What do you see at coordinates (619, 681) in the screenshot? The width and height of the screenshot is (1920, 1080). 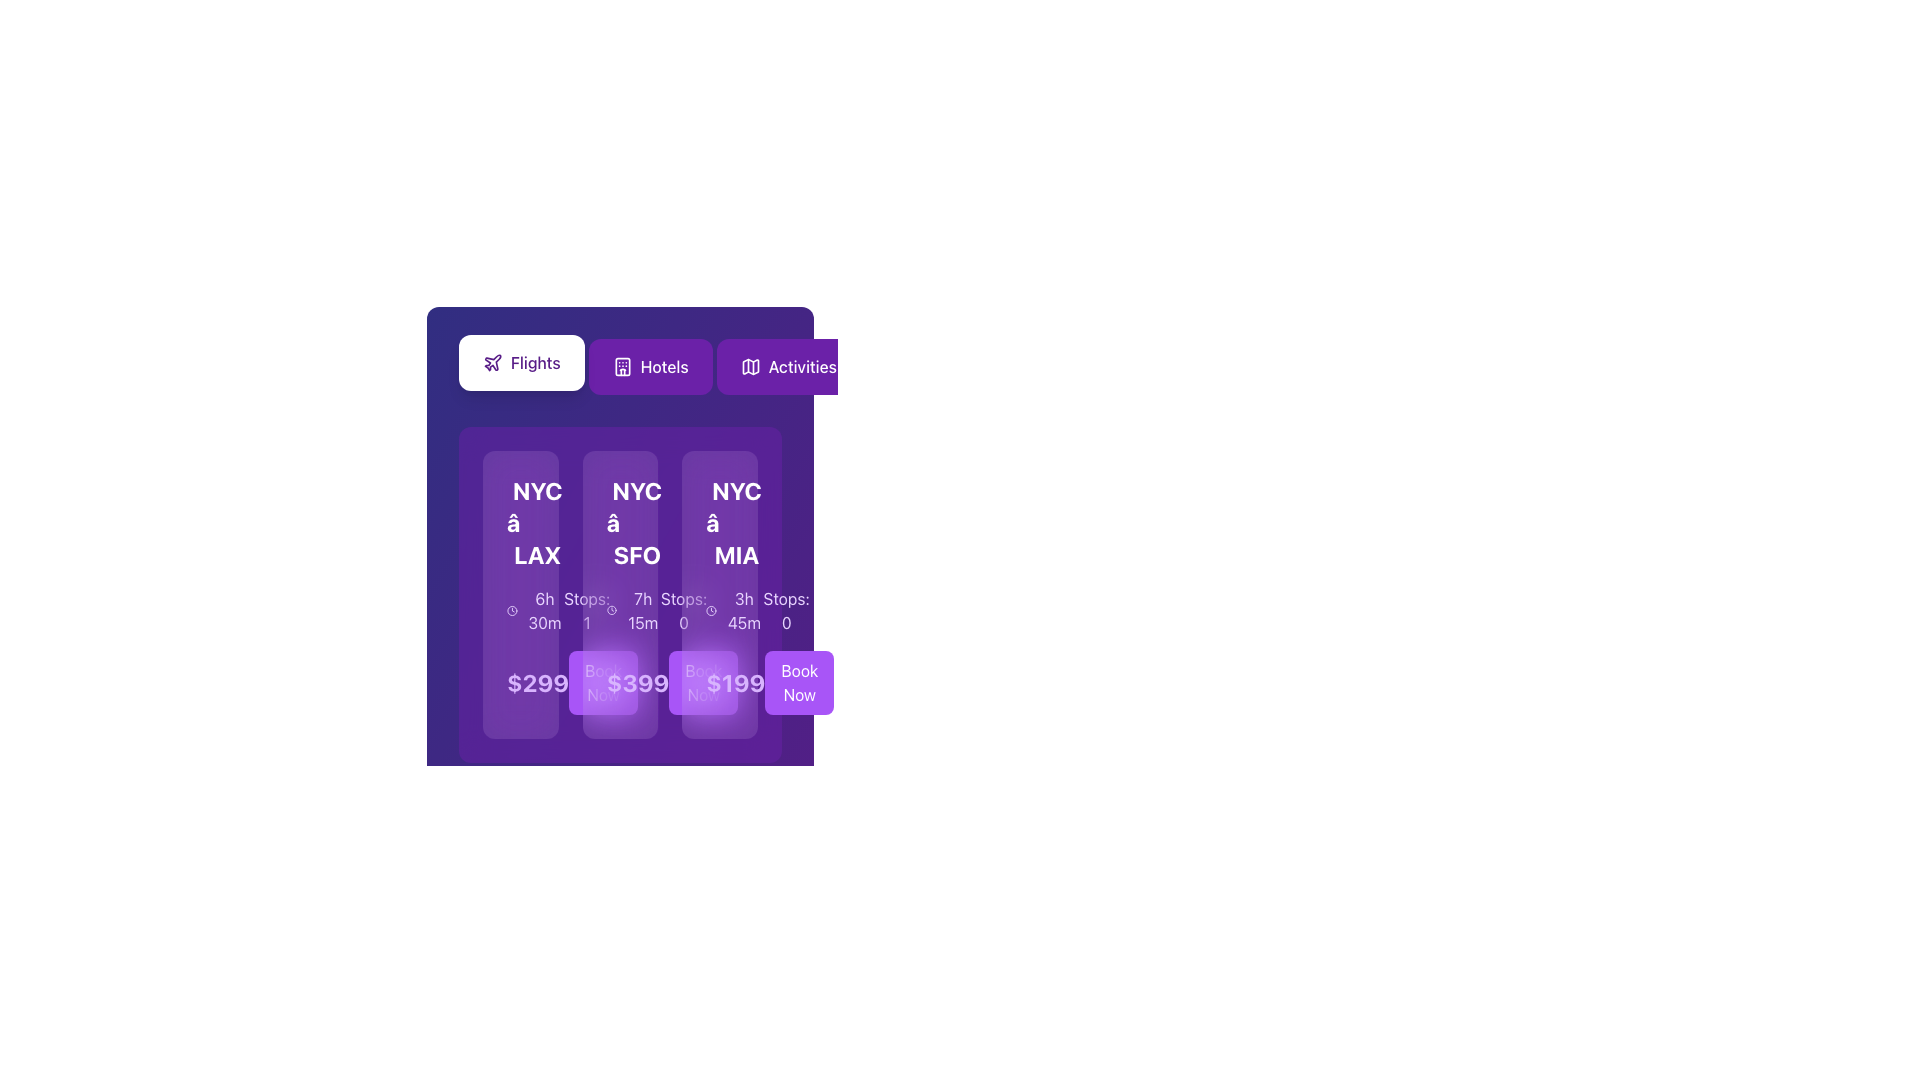 I see `the 'Book Now' button in the NYC to SFO flight card, which is a rectangular button with white text on a purple background, located below the large, bold text stating '$399'` at bounding box center [619, 681].